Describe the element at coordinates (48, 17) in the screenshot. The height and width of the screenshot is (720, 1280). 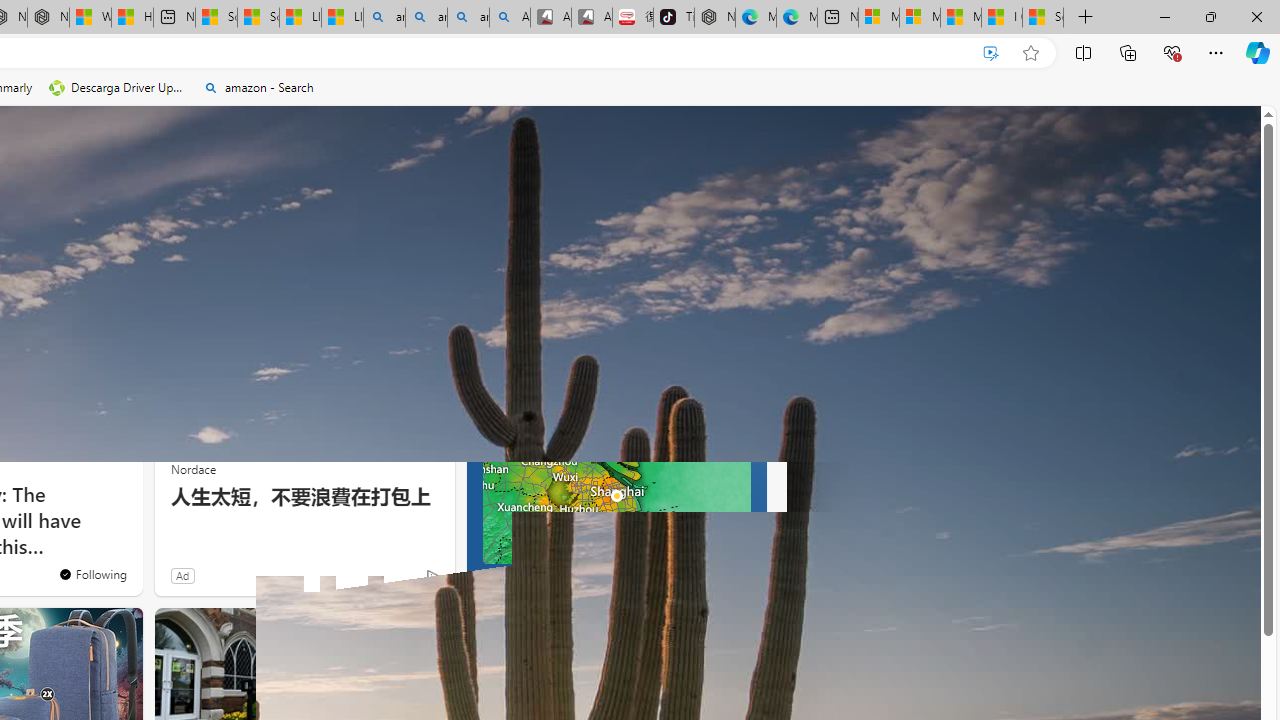
I see `'Nordace - Summer Adventures 2024'` at that location.